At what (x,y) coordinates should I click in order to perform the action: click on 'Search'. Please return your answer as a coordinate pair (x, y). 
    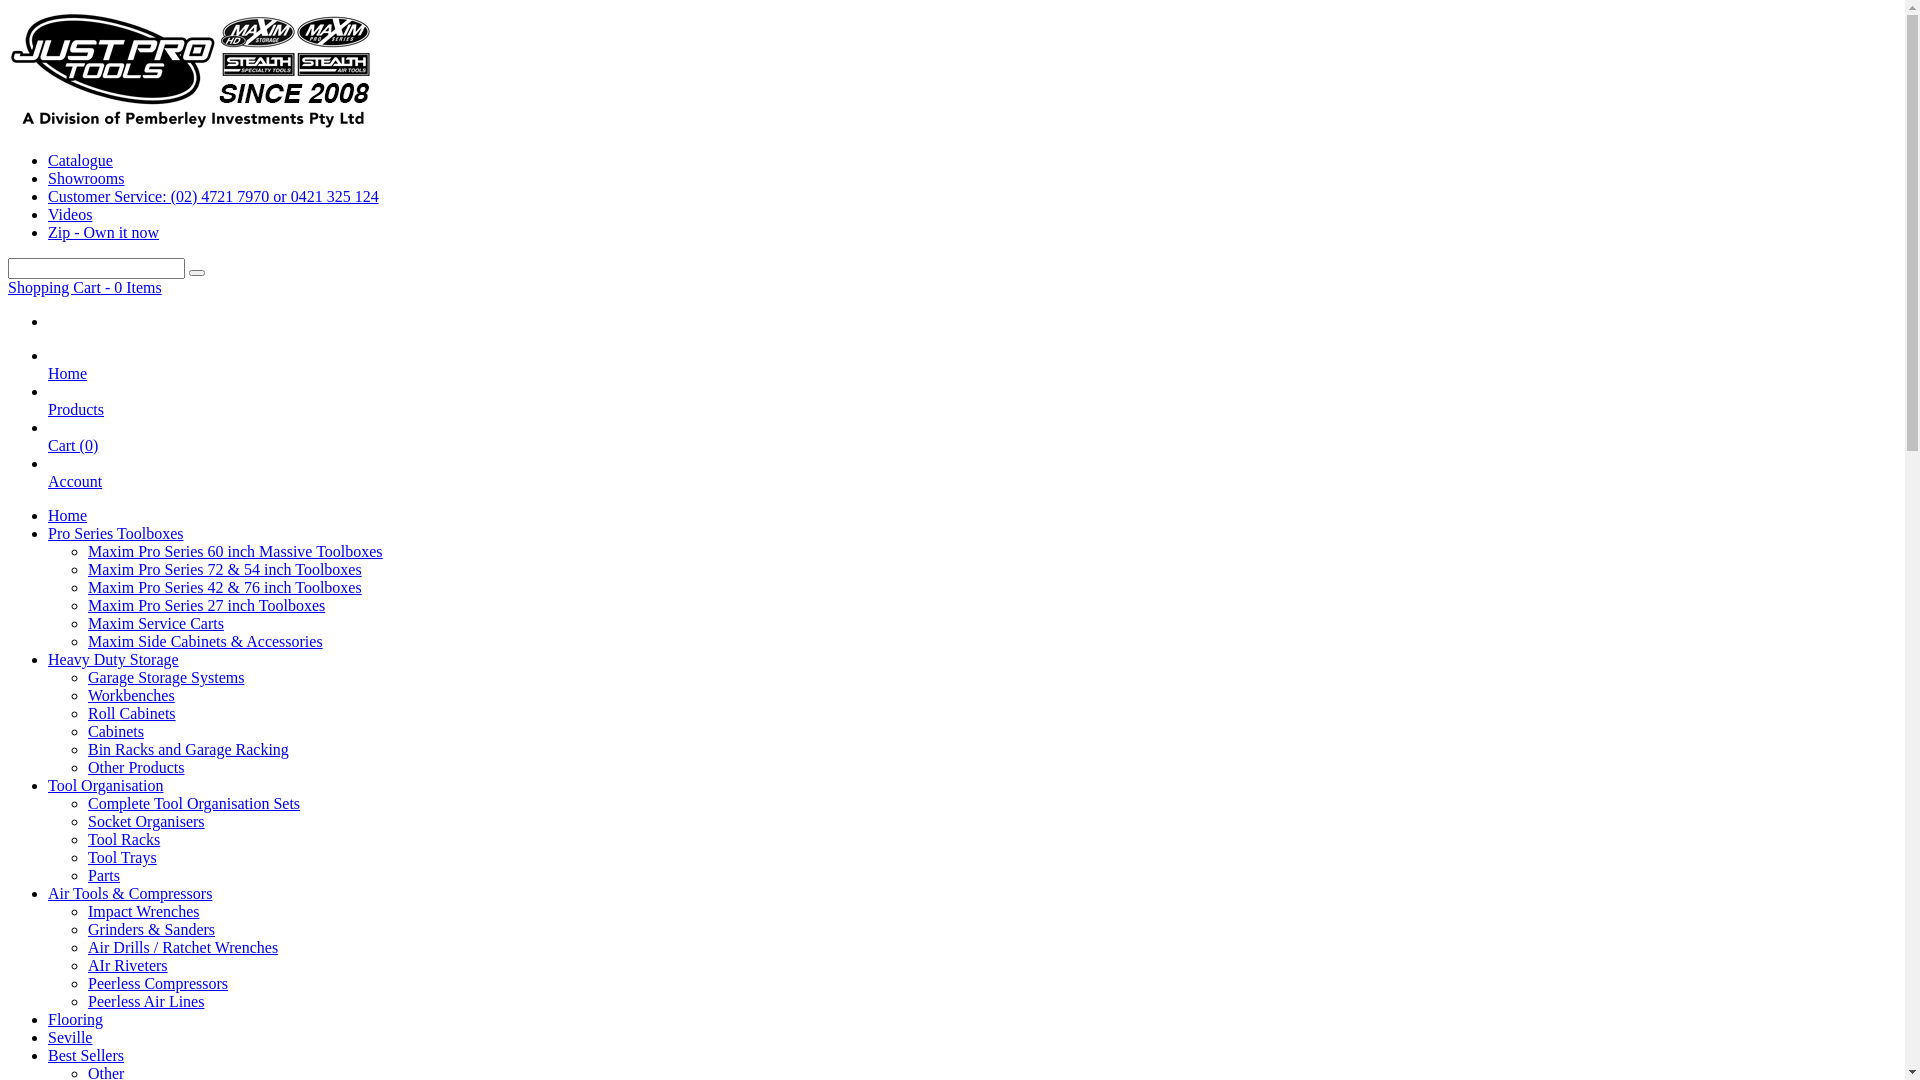
    Looking at the image, I should click on (196, 273).